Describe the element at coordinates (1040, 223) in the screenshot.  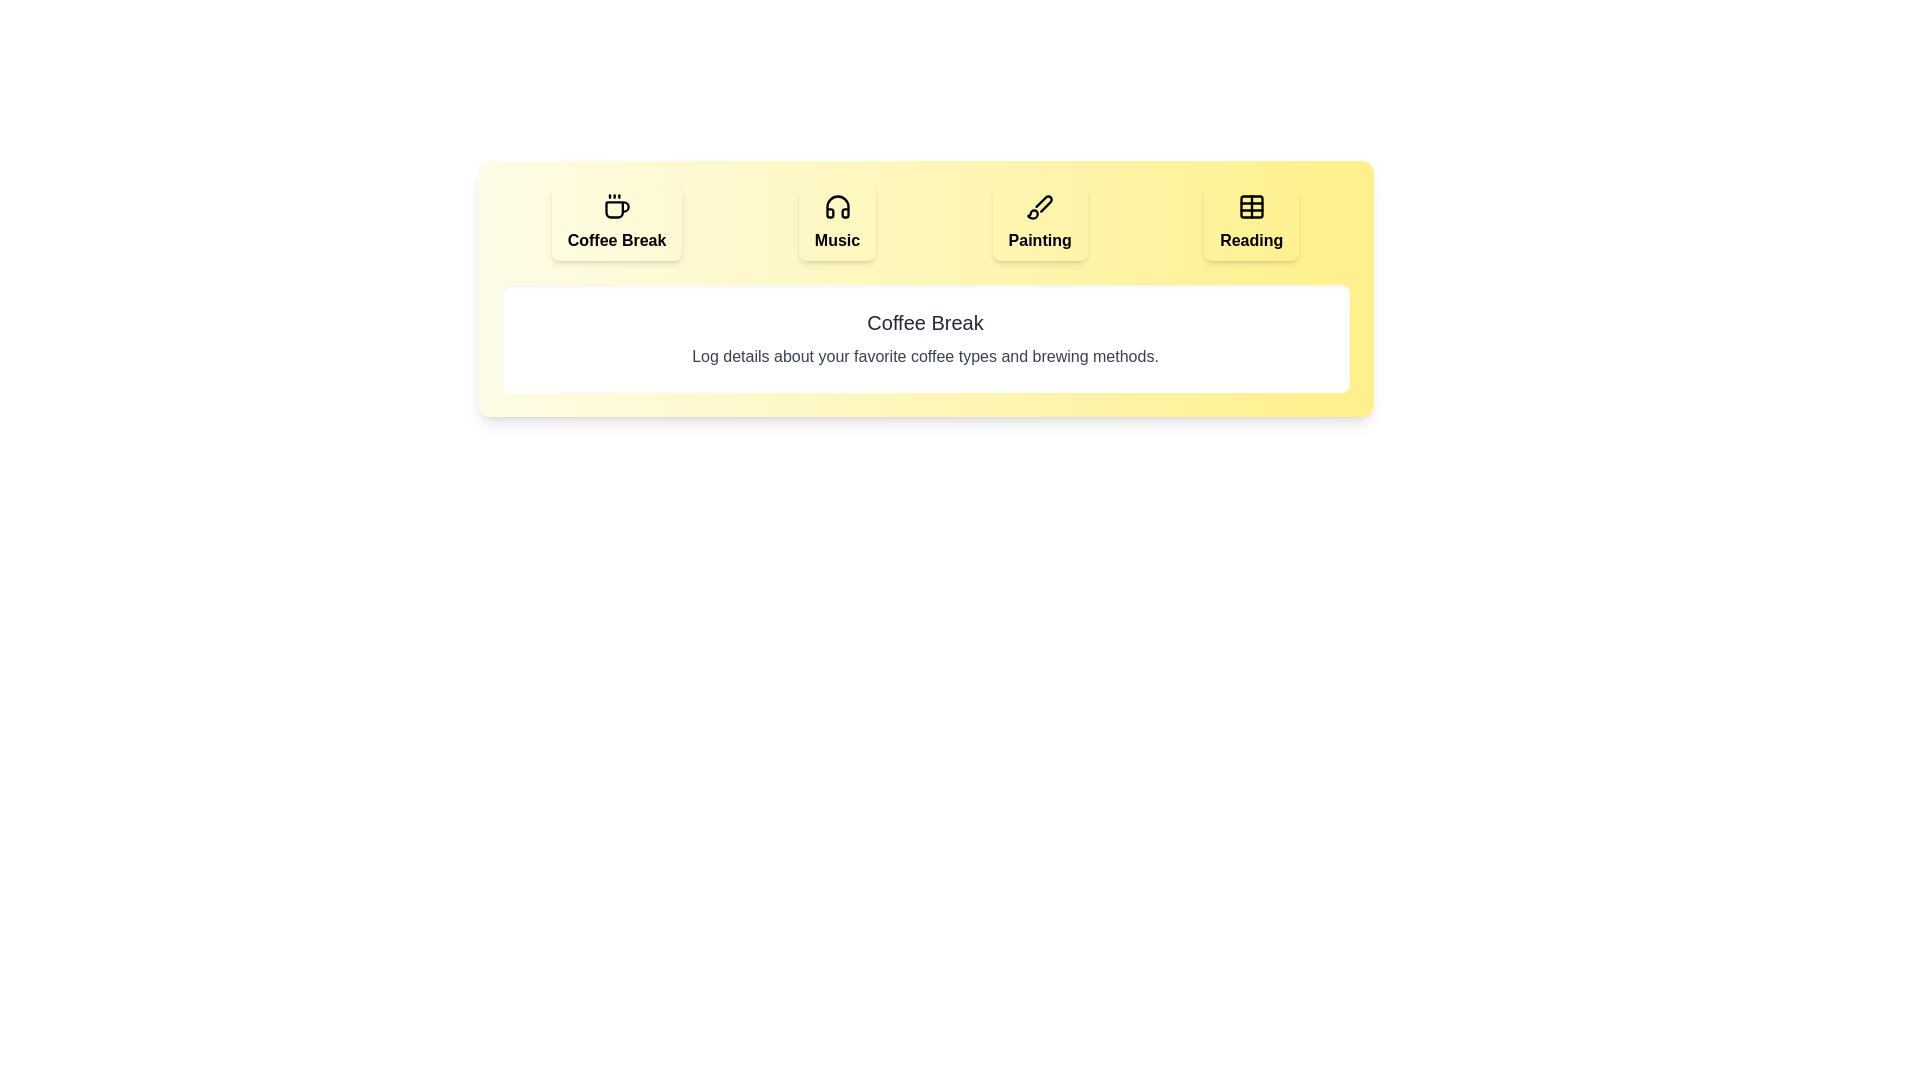
I see `to select the 'Painting' tab, which is the third tab in a group of four, featuring a paintbrush icon and bold text on a light yellow background` at that location.